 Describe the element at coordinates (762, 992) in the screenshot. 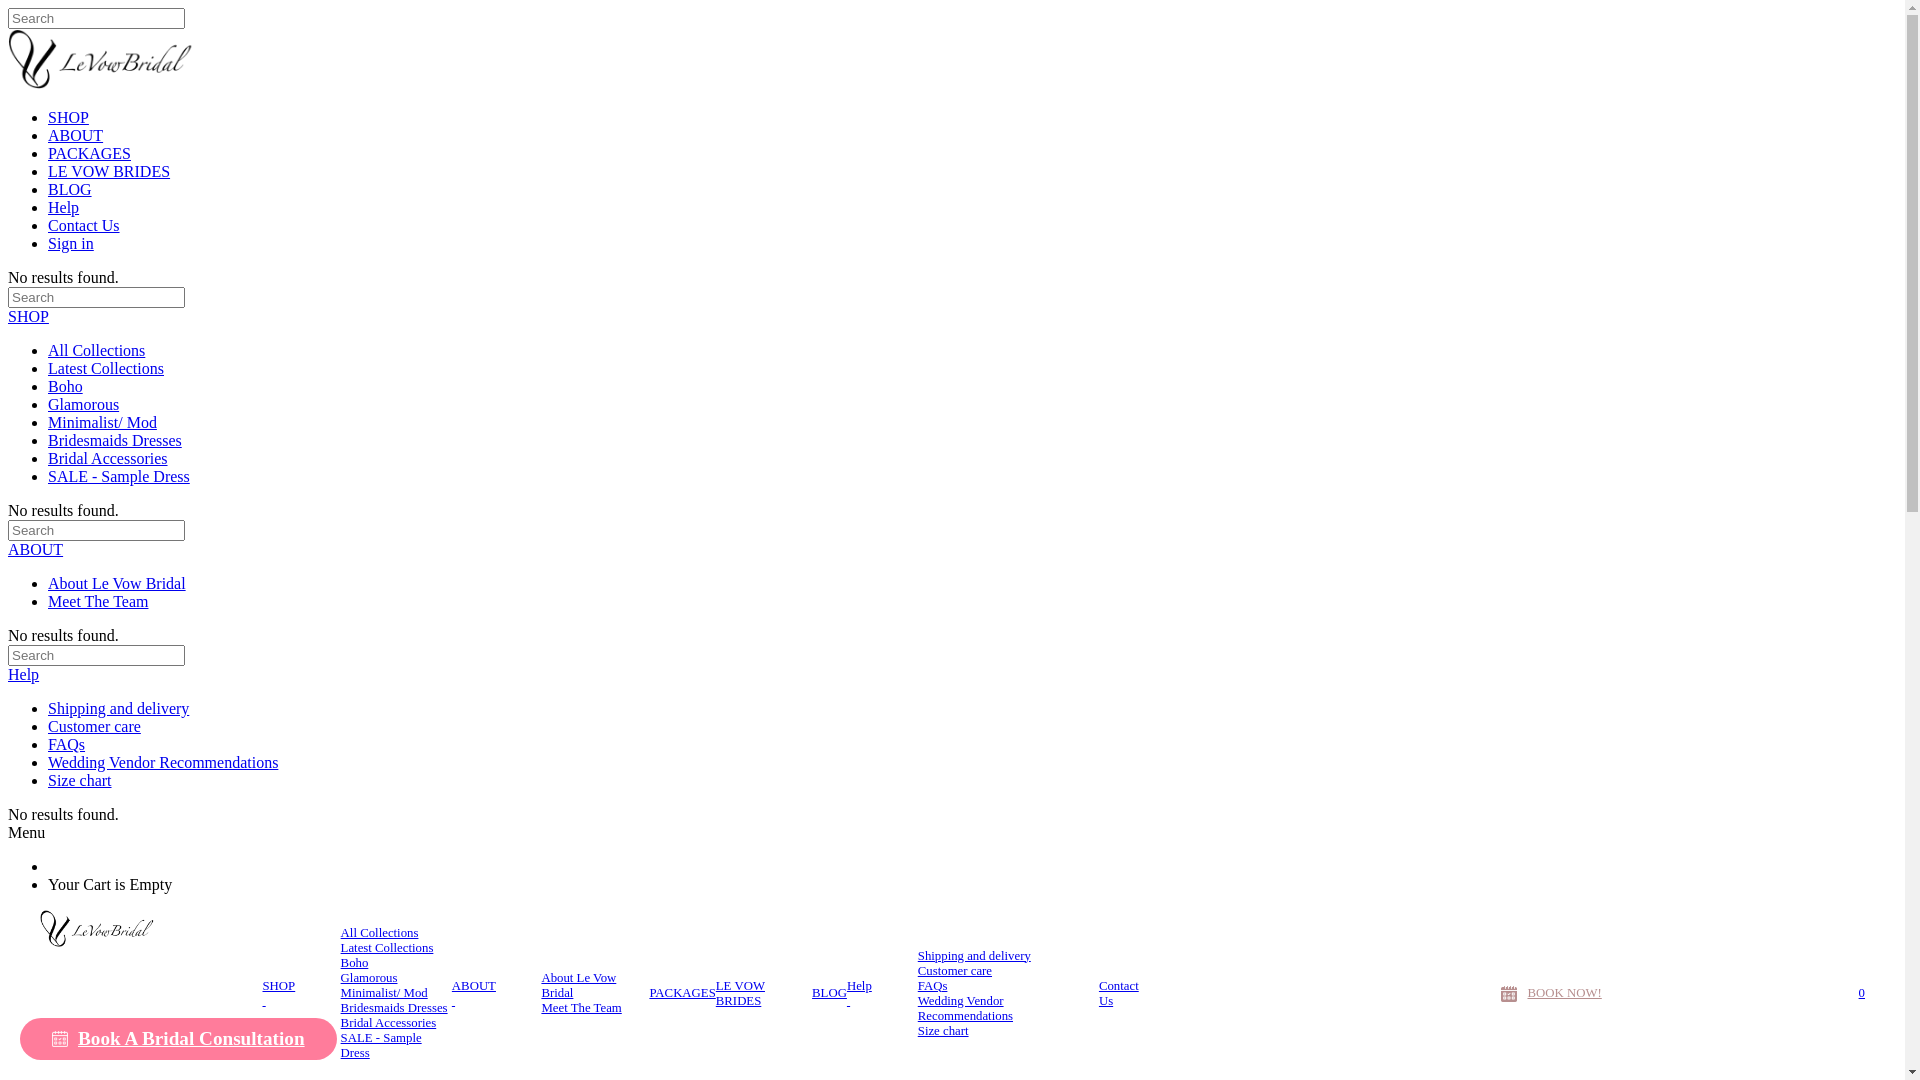

I see `'LE VOW BRIDES'` at that location.